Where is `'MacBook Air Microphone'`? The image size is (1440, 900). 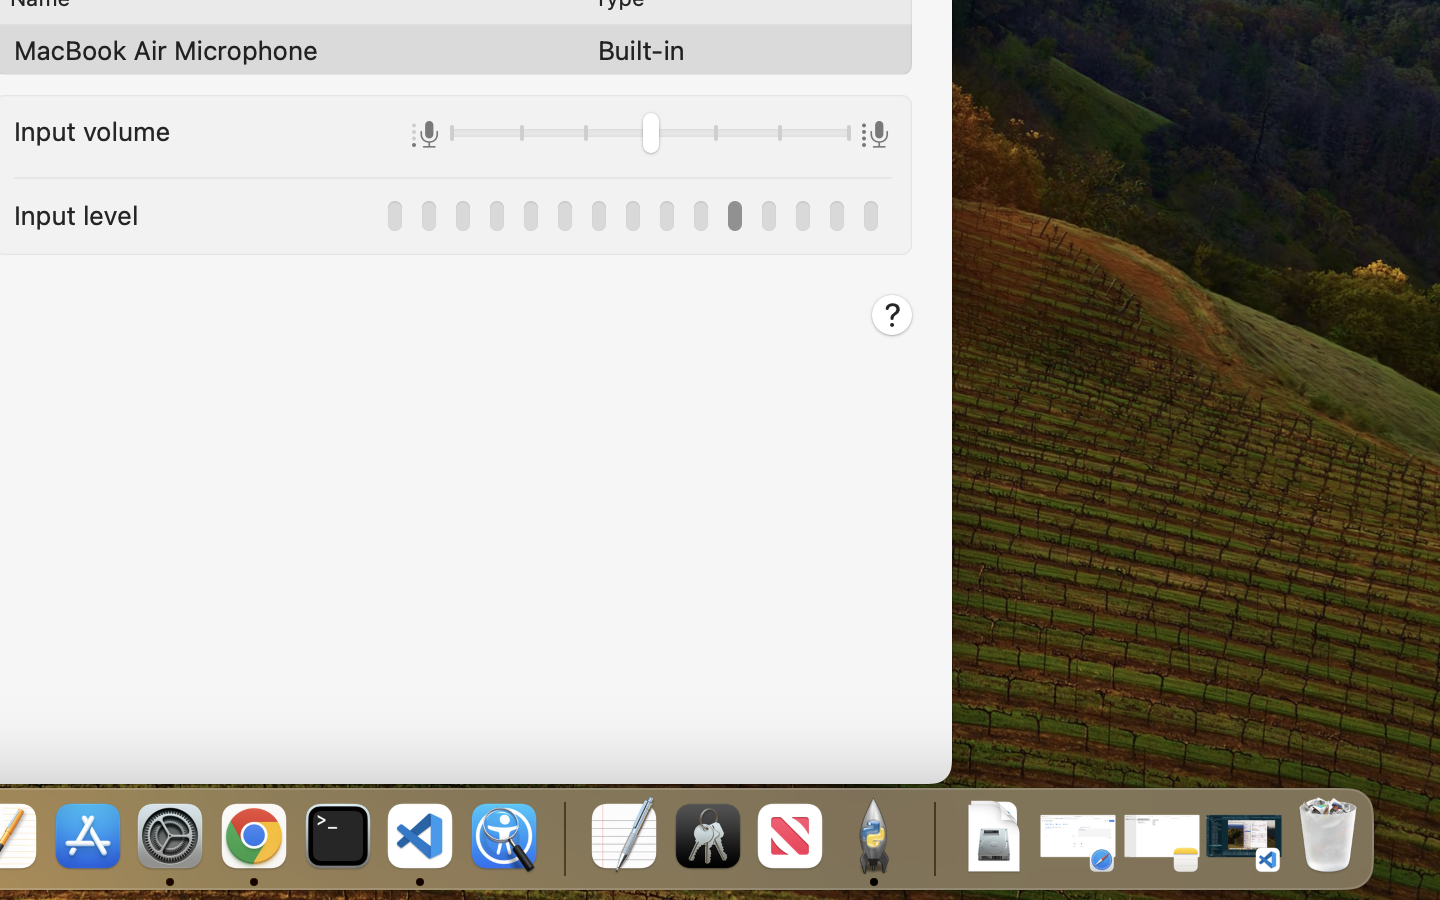
'MacBook Air Microphone' is located at coordinates (165, 49).